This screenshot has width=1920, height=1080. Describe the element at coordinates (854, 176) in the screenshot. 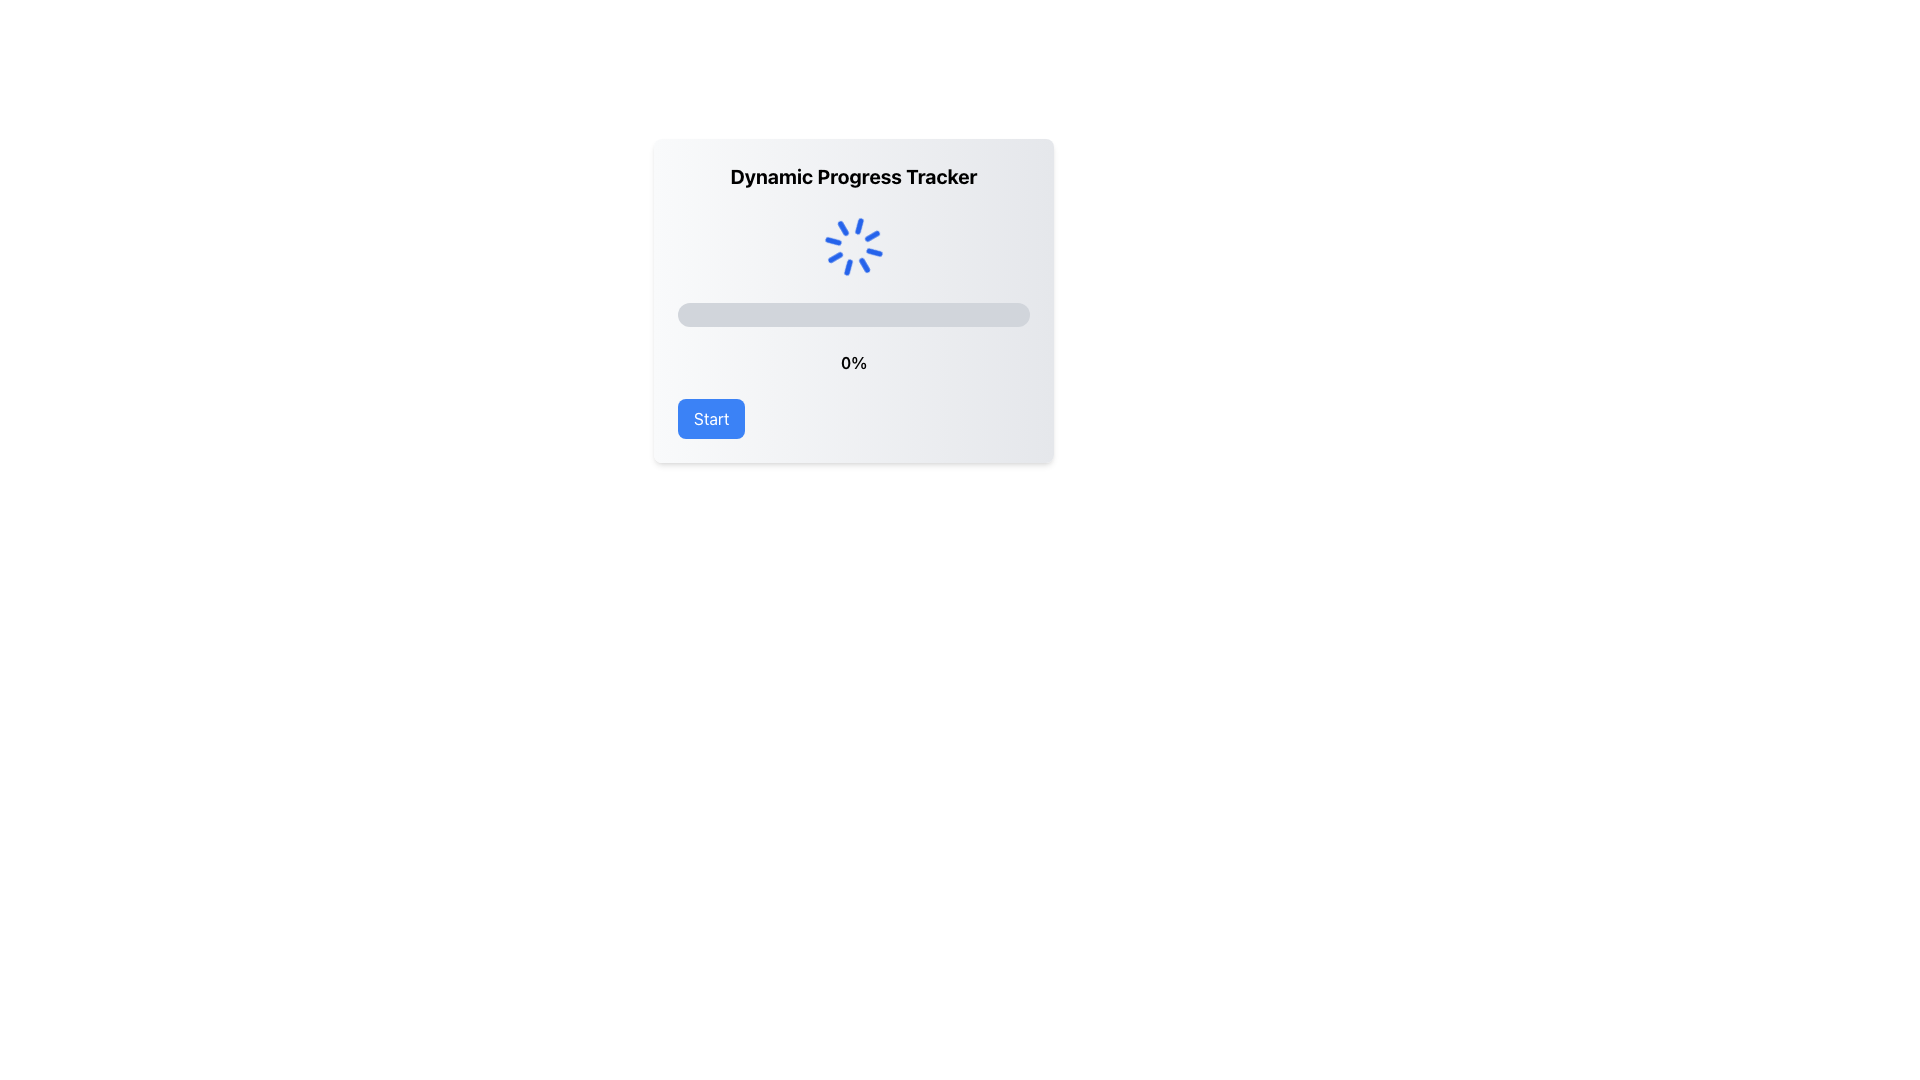

I see `the descriptive title text label located at the top of its card-like module, which features a gradient background and rounded corners, positioned above a spinning loader icon` at that location.